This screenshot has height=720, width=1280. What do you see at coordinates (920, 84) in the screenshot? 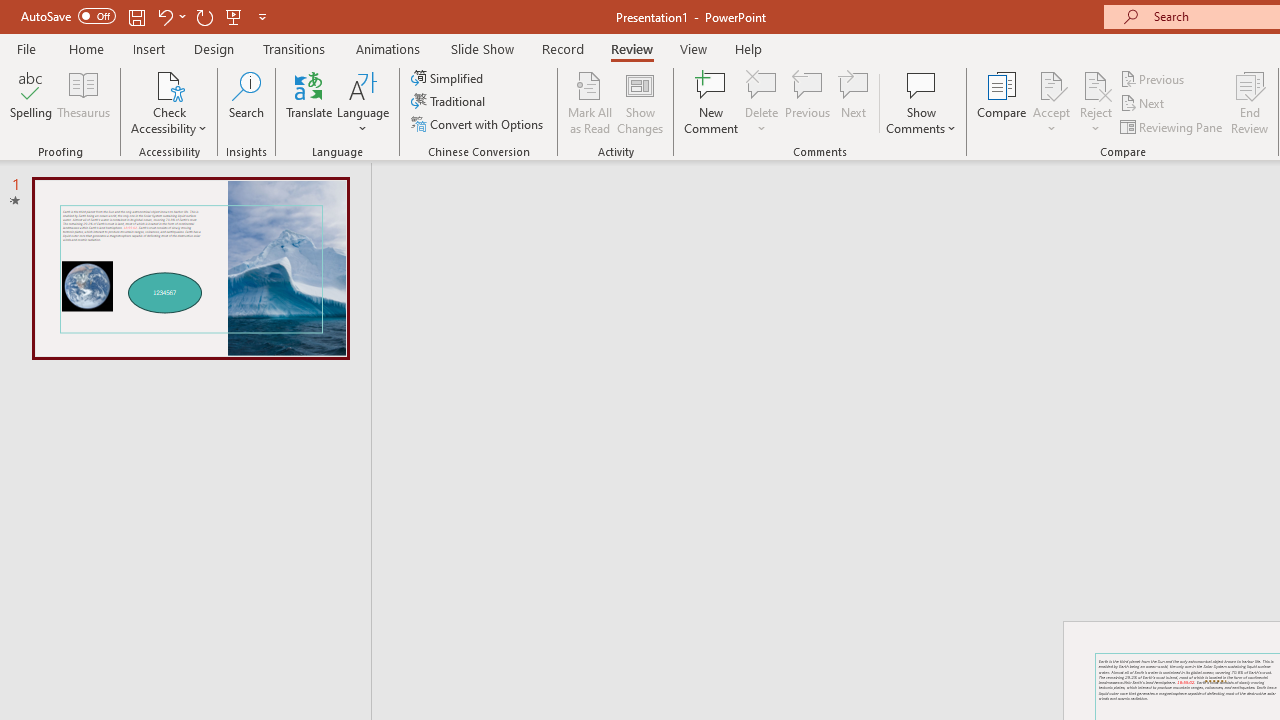
I see `'Show Comments'` at bounding box center [920, 84].